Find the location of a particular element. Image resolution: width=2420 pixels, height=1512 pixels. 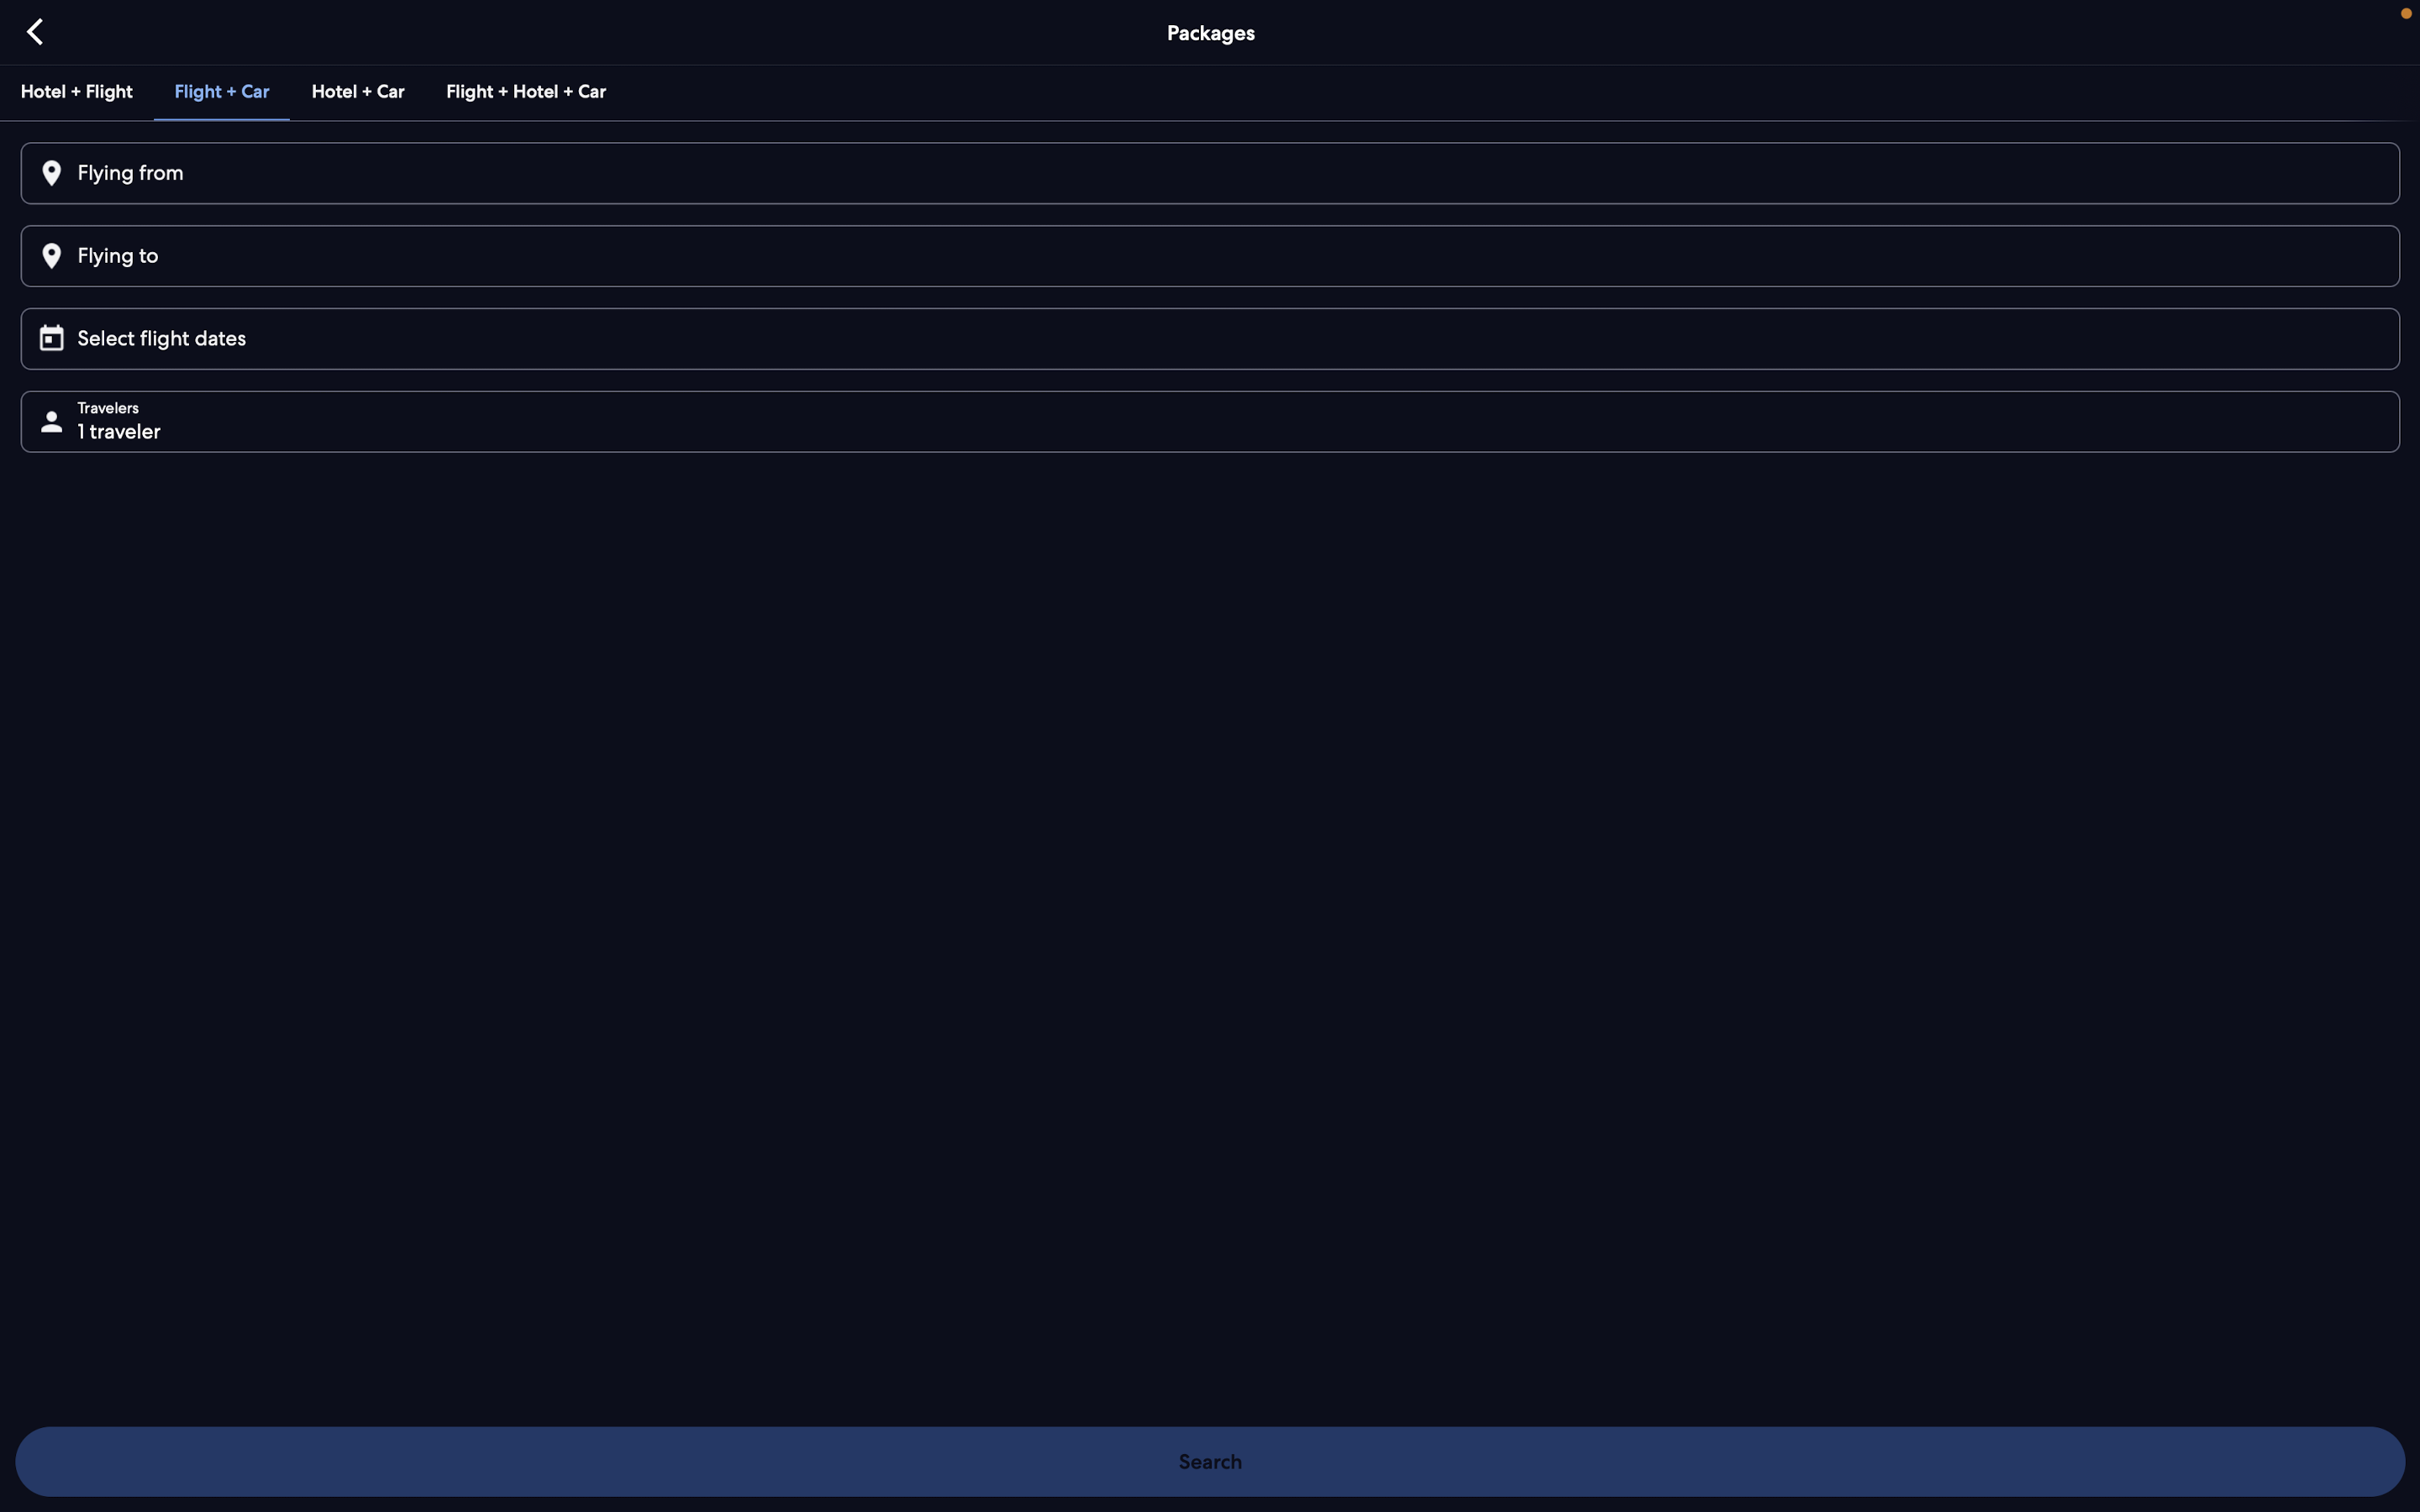

the option for a flight and car package is located at coordinates (218, 88).